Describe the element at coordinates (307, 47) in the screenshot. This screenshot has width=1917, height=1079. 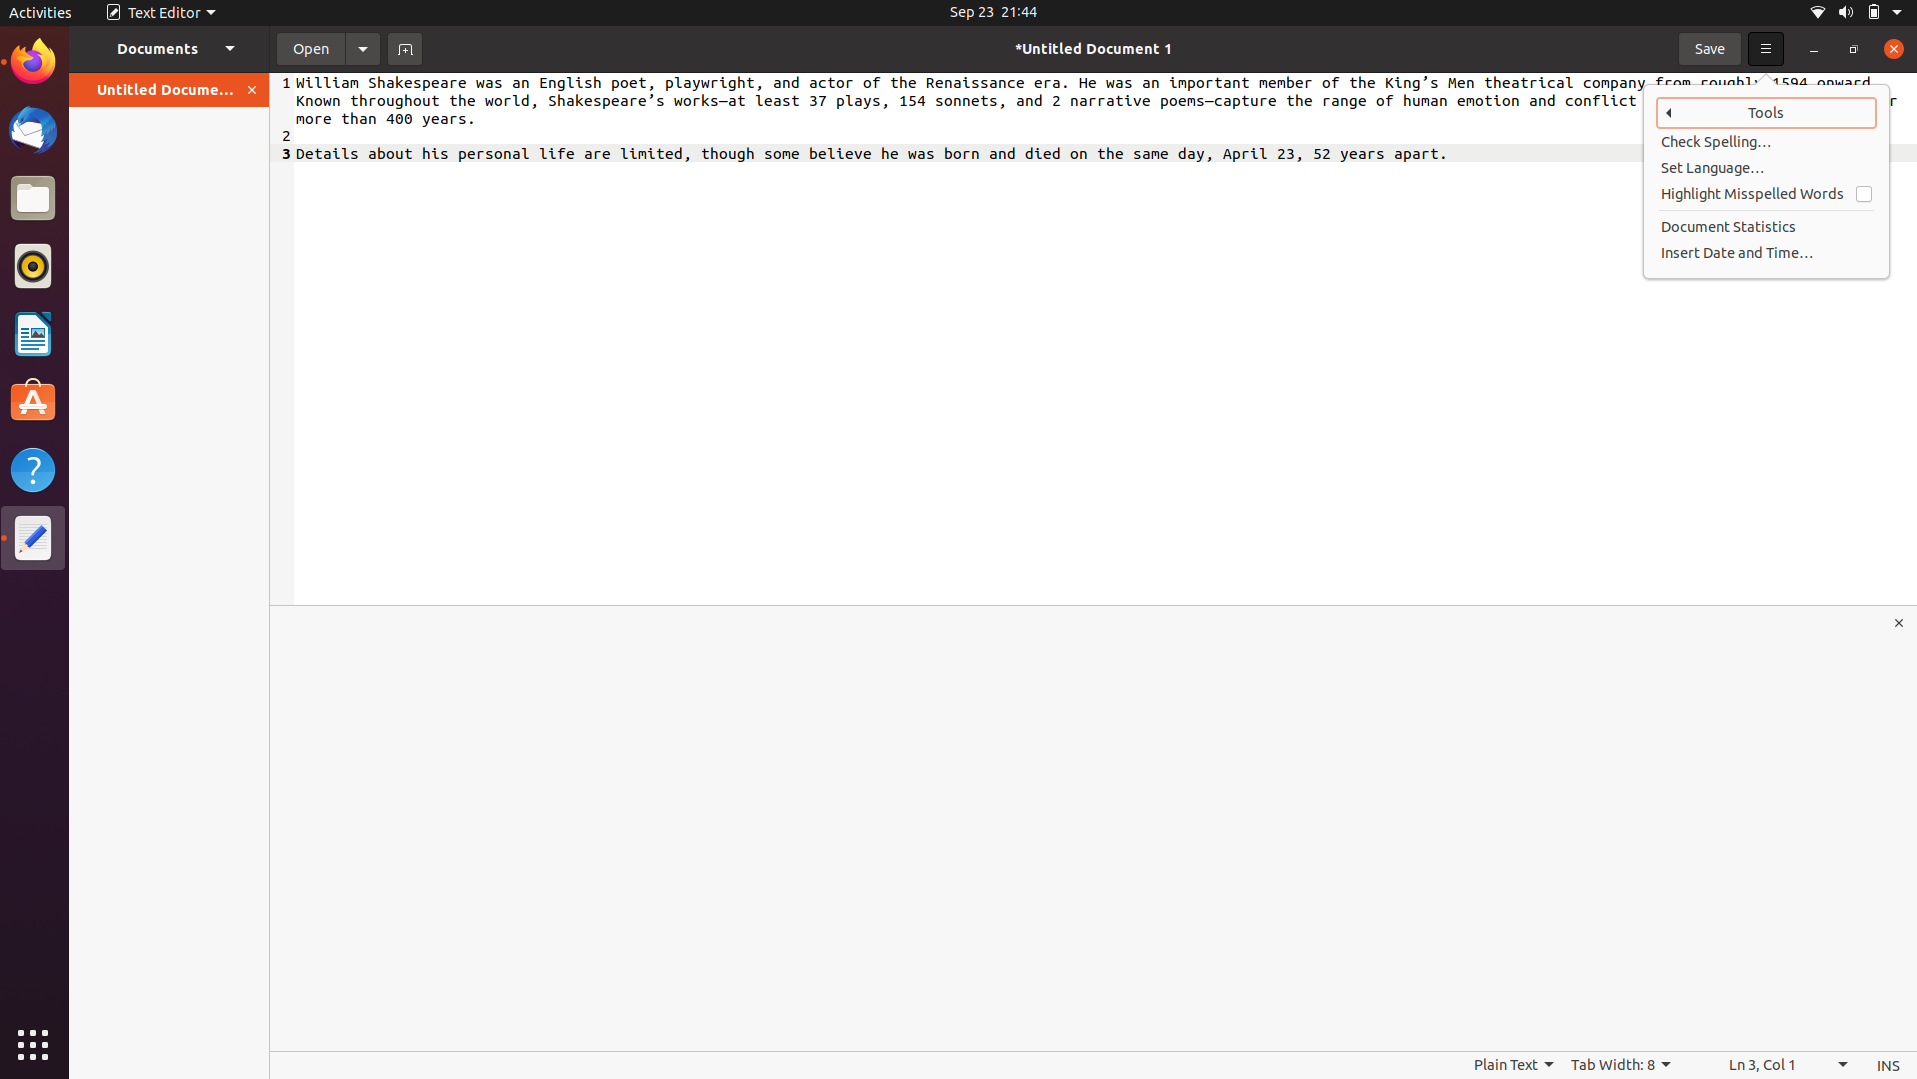
I see `the document named textfile.txt` at that location.